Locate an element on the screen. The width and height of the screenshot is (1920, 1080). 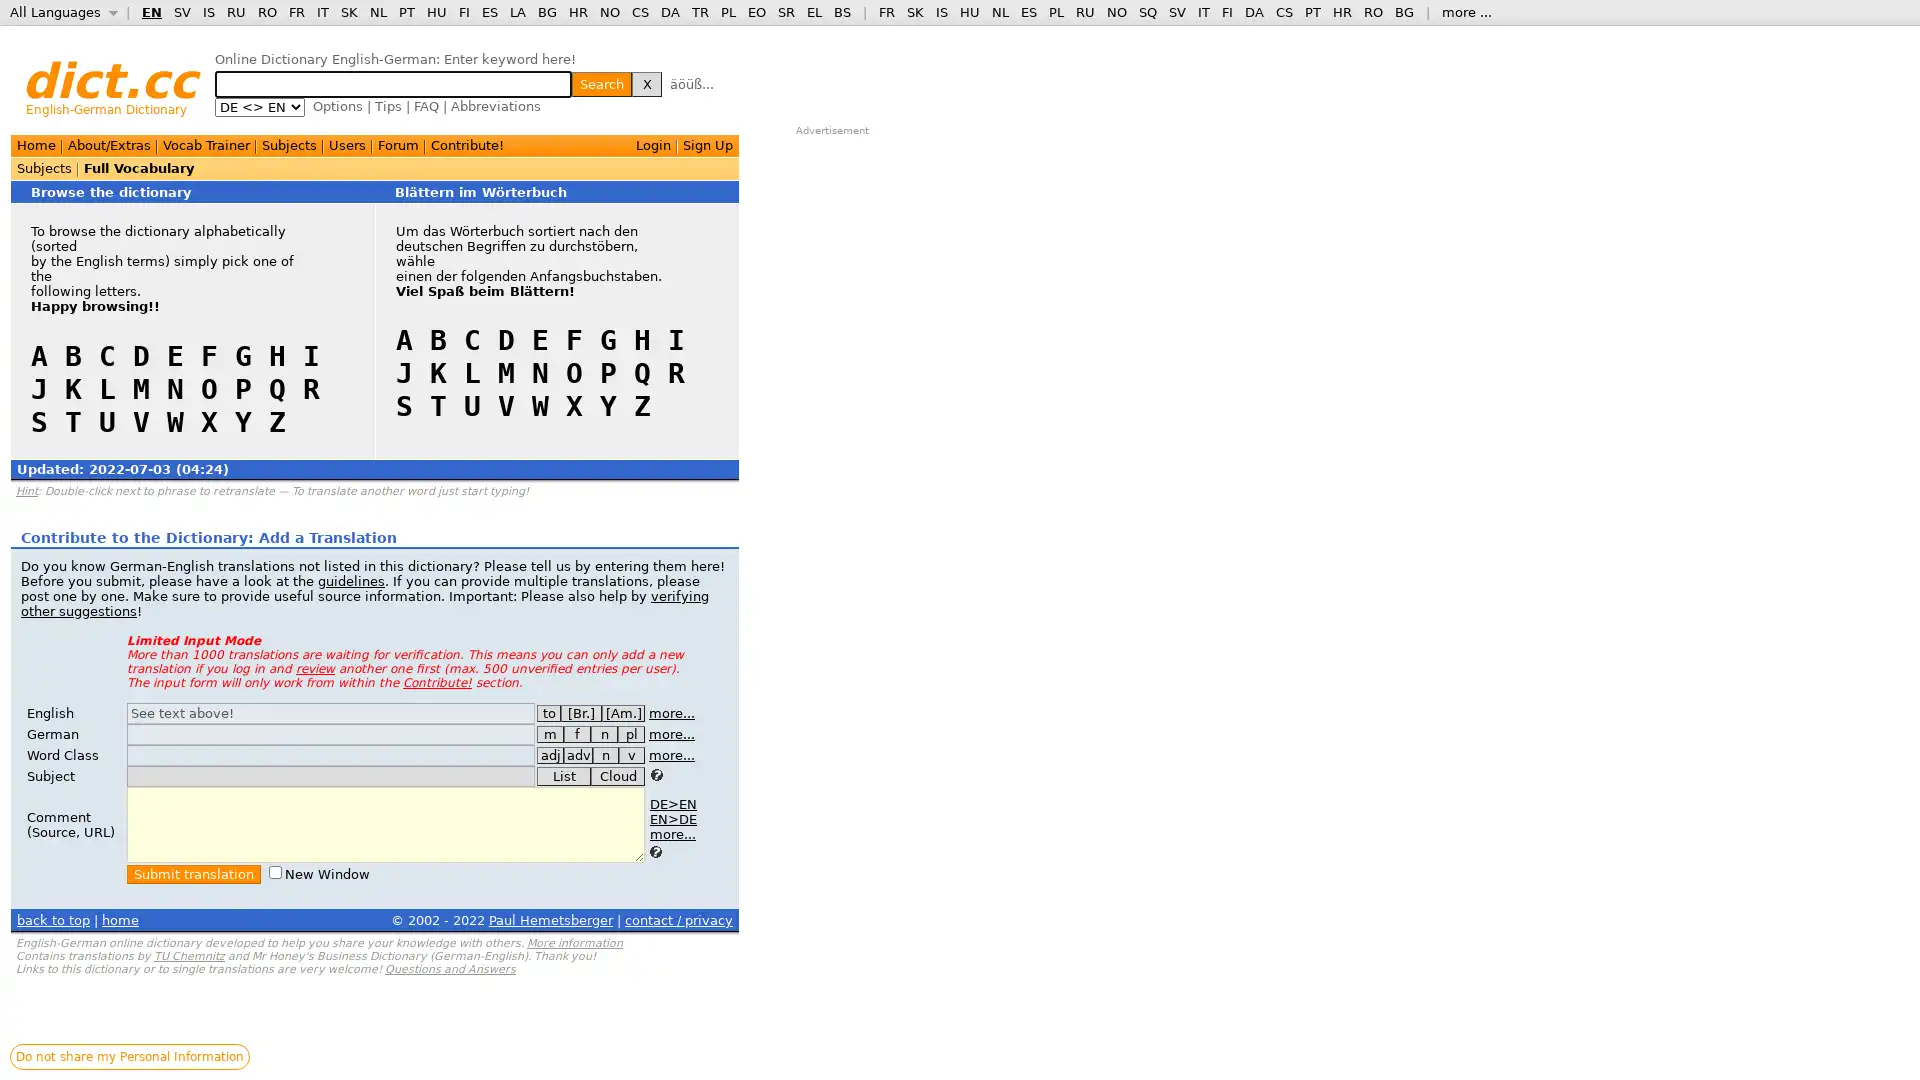
adv is located at coordinates (577, 755).